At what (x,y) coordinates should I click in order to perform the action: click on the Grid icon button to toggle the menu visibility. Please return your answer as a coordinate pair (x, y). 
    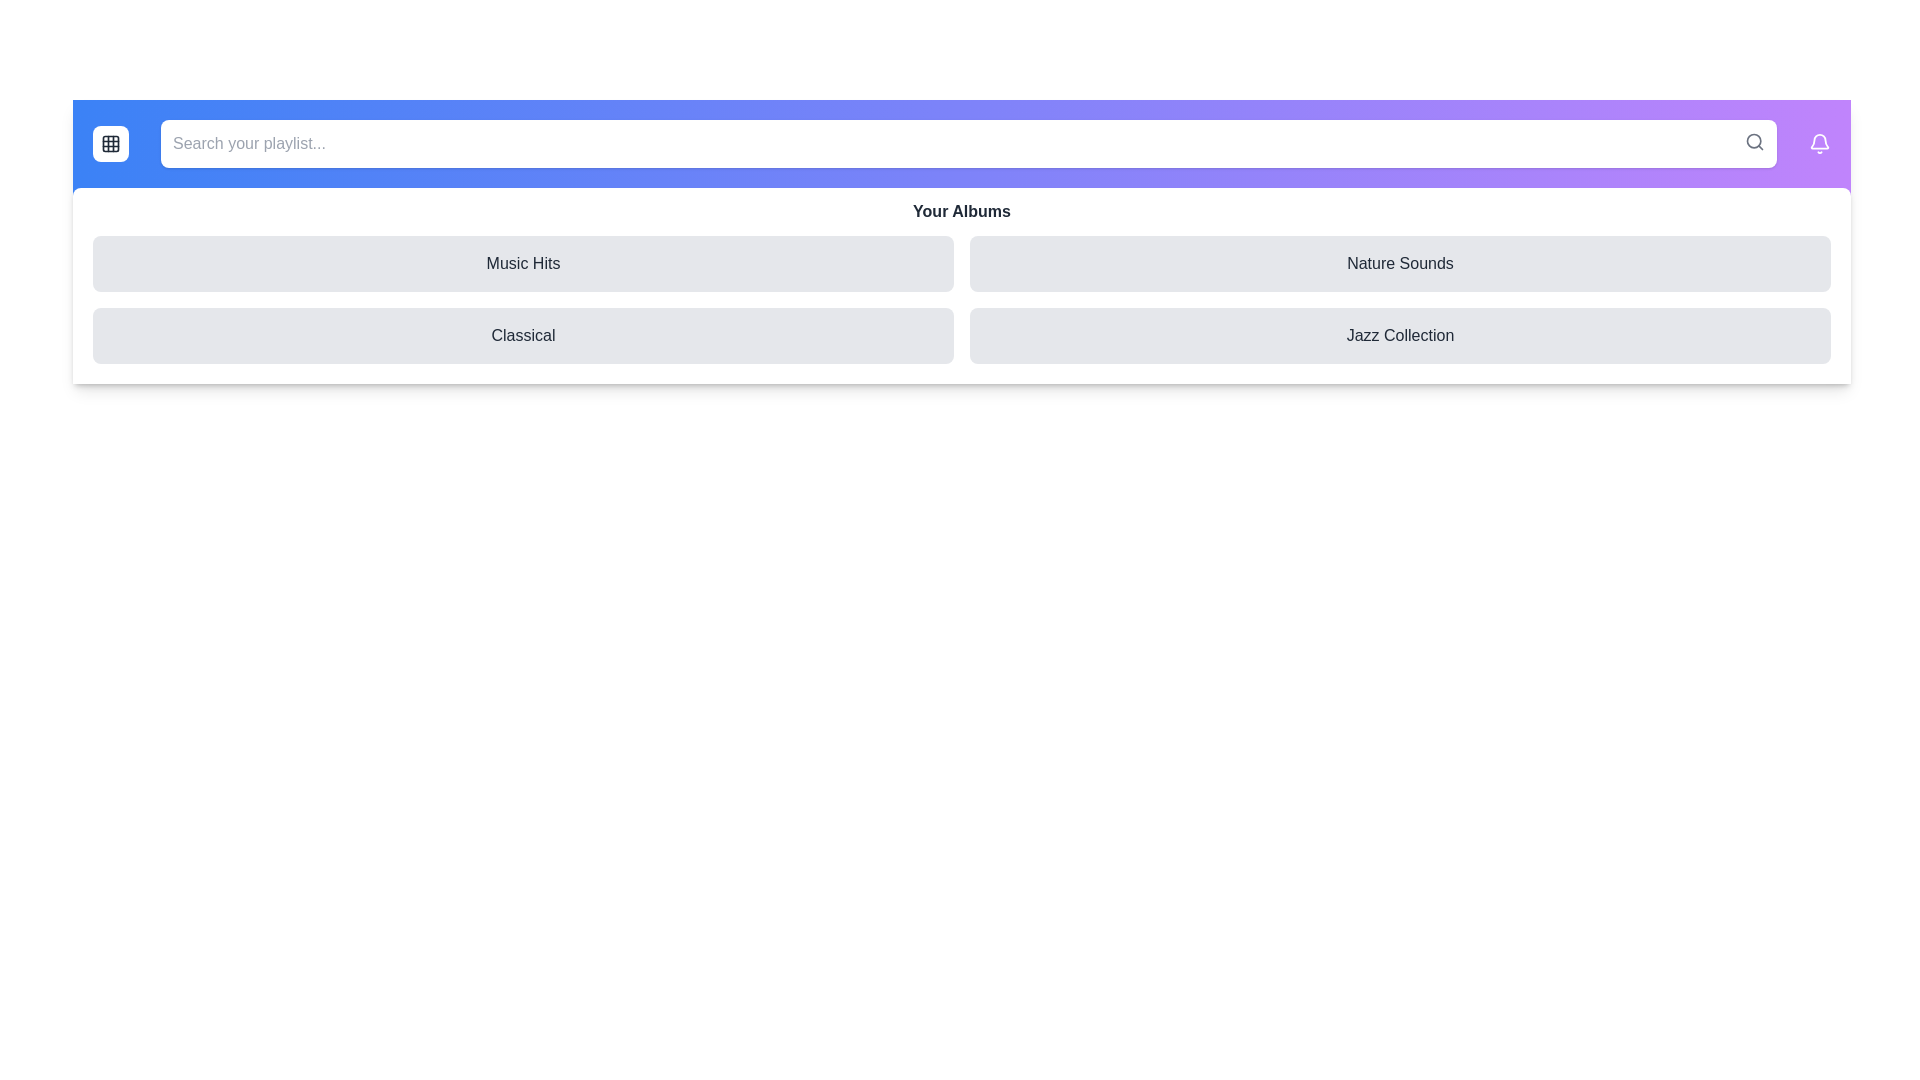
    Looking at the image, I should click on (109, 142).